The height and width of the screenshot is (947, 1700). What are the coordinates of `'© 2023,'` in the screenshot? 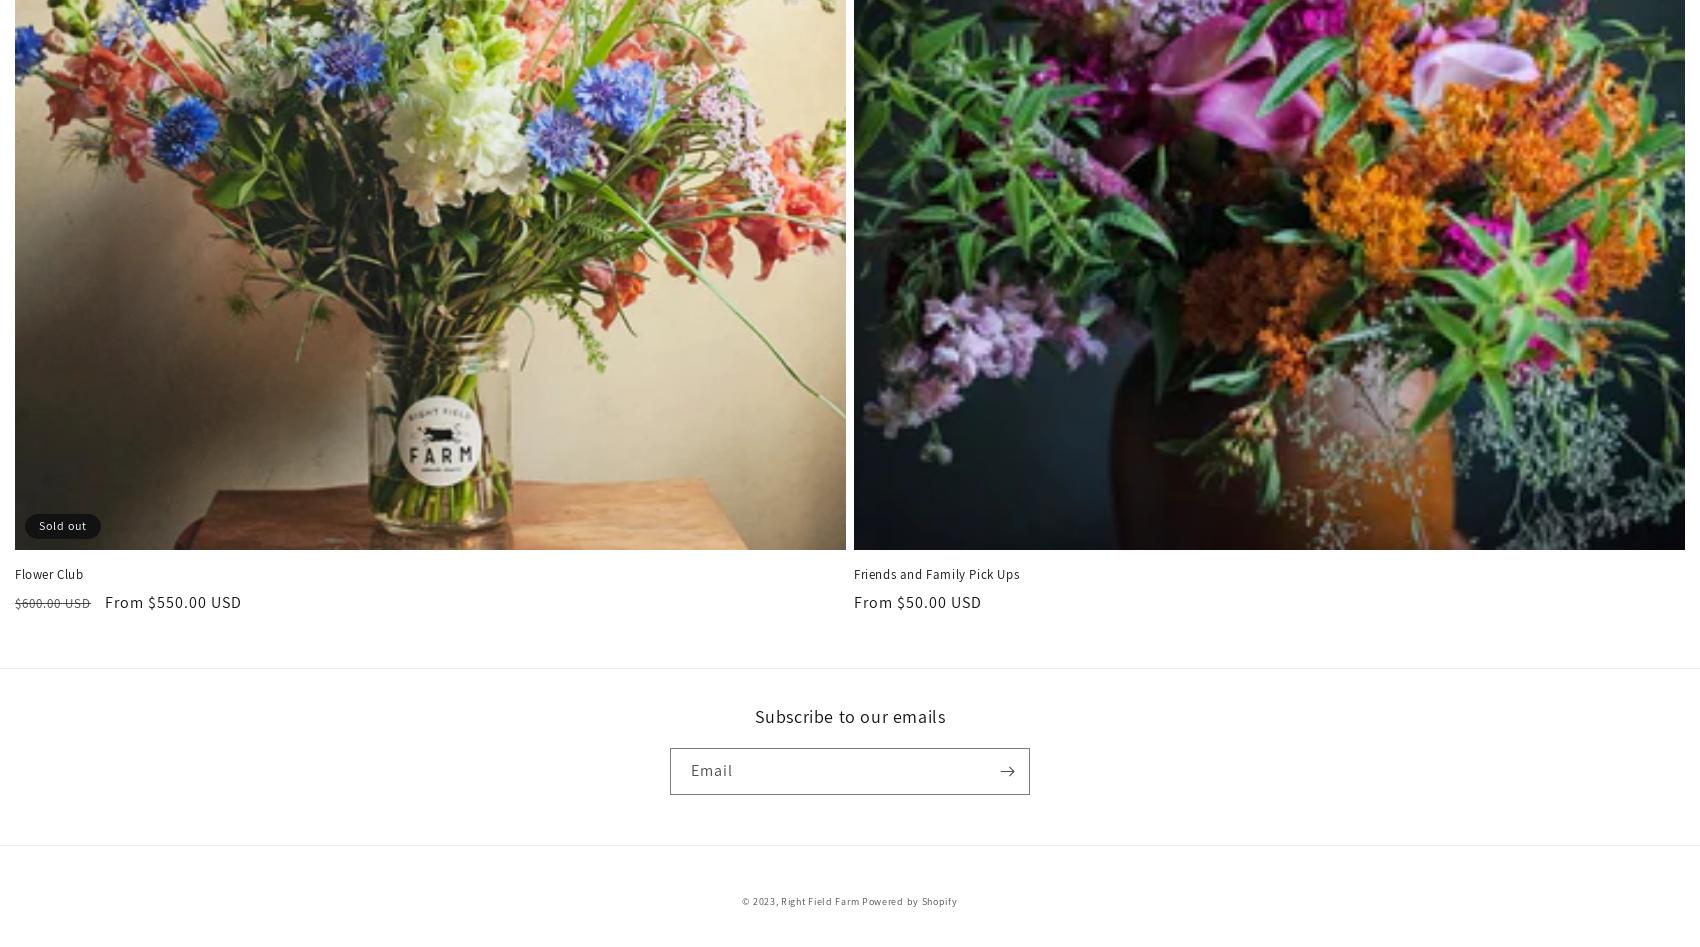 It's located at (760, 900).